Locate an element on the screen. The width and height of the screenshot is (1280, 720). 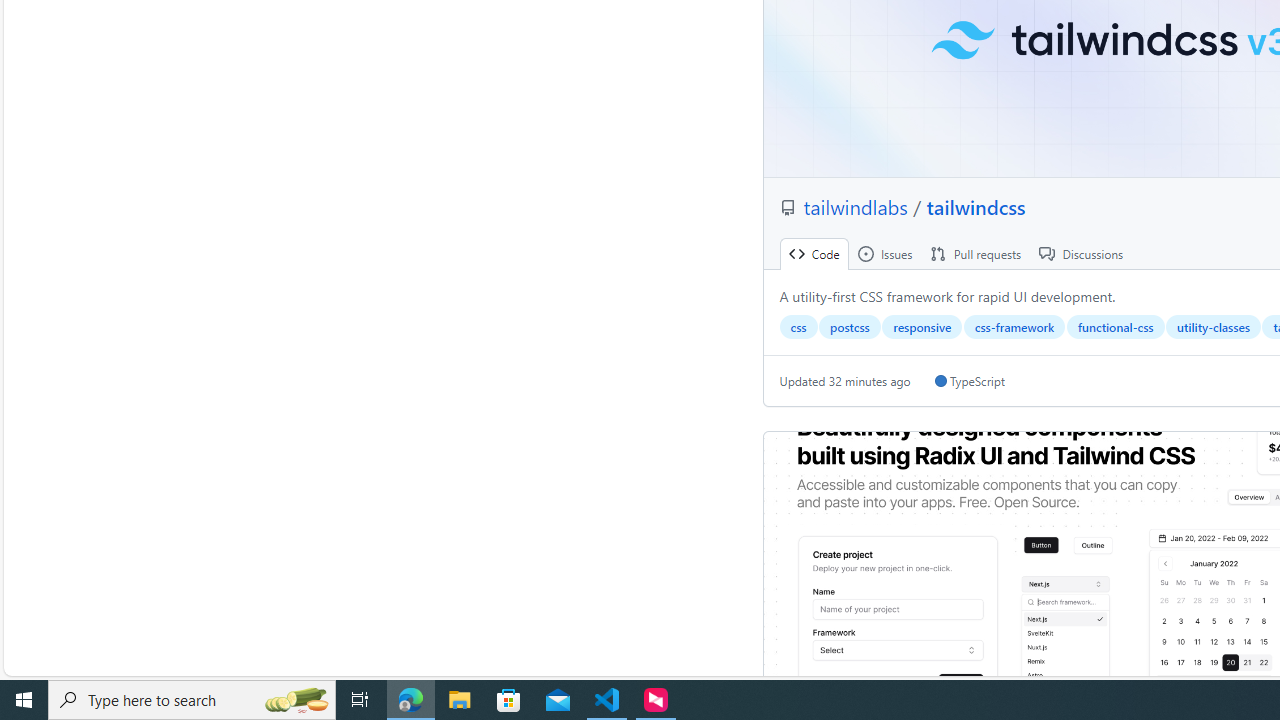
' Pull requests' is located at coordinates (976, 253).